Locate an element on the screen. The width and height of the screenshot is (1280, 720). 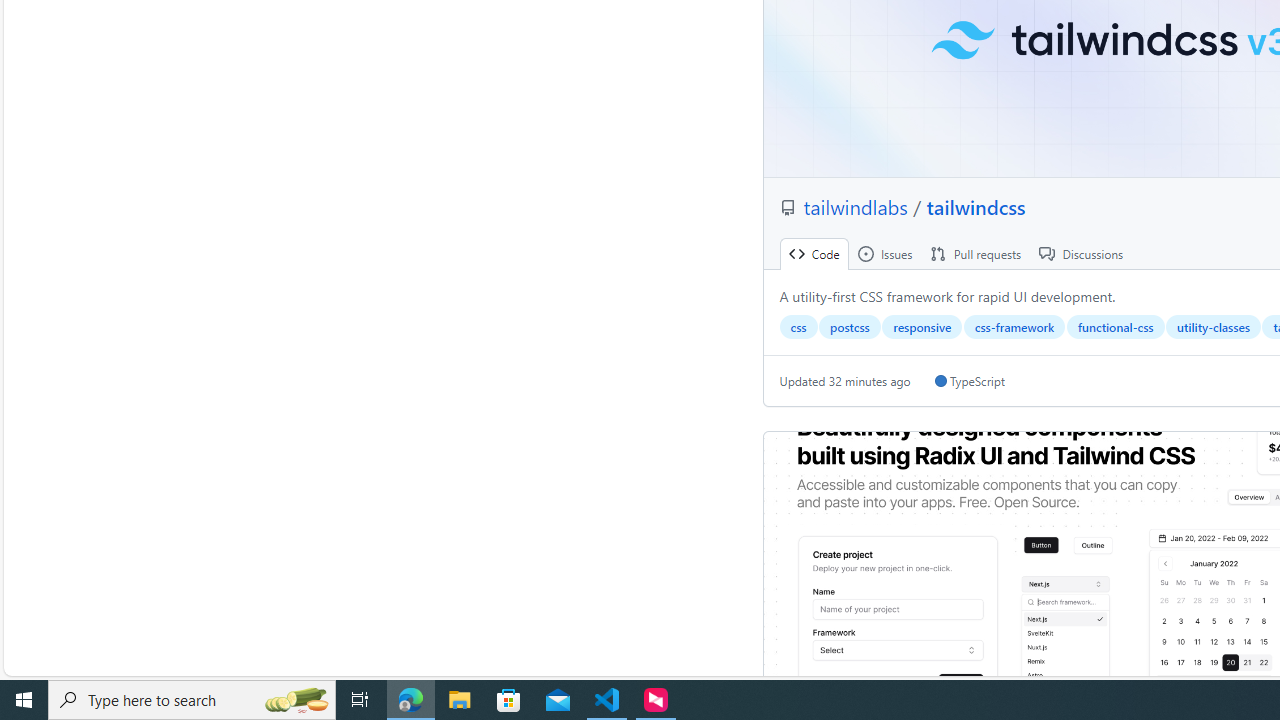
' Pull requests' is located at coordinates (976, 253).